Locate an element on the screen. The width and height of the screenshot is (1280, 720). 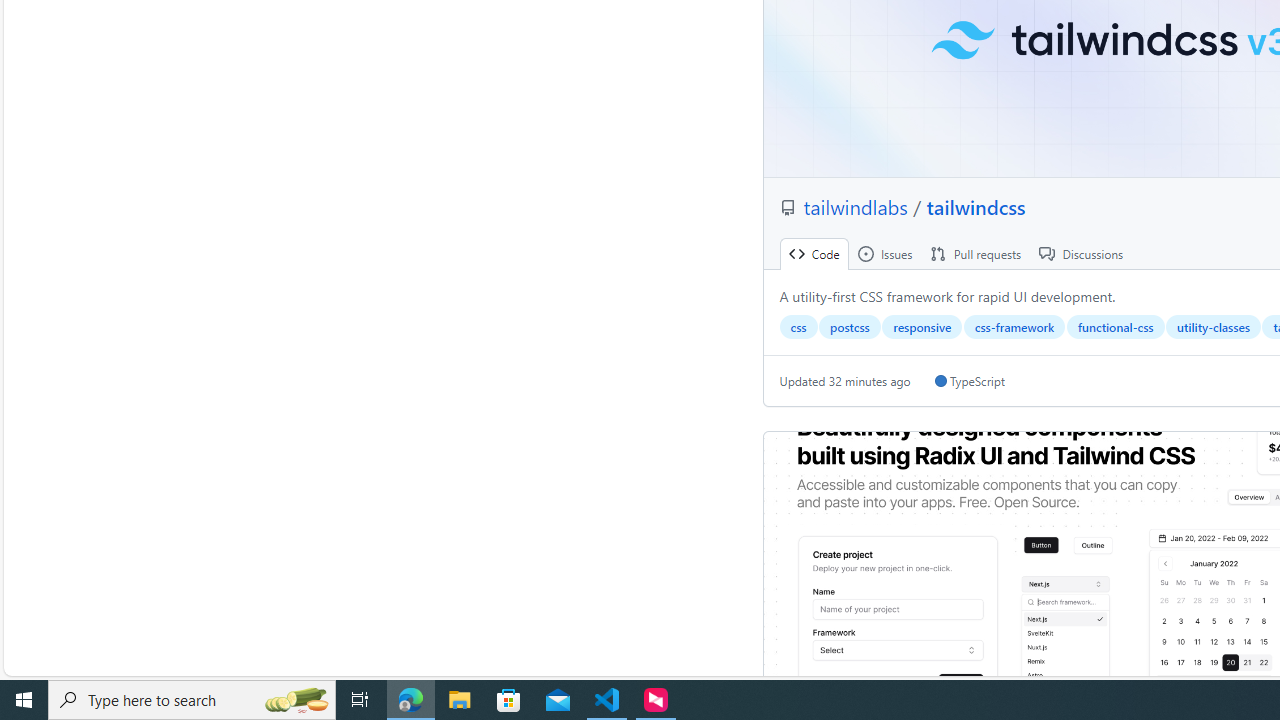
' Pull requests' is located at coordinates (976, 253).